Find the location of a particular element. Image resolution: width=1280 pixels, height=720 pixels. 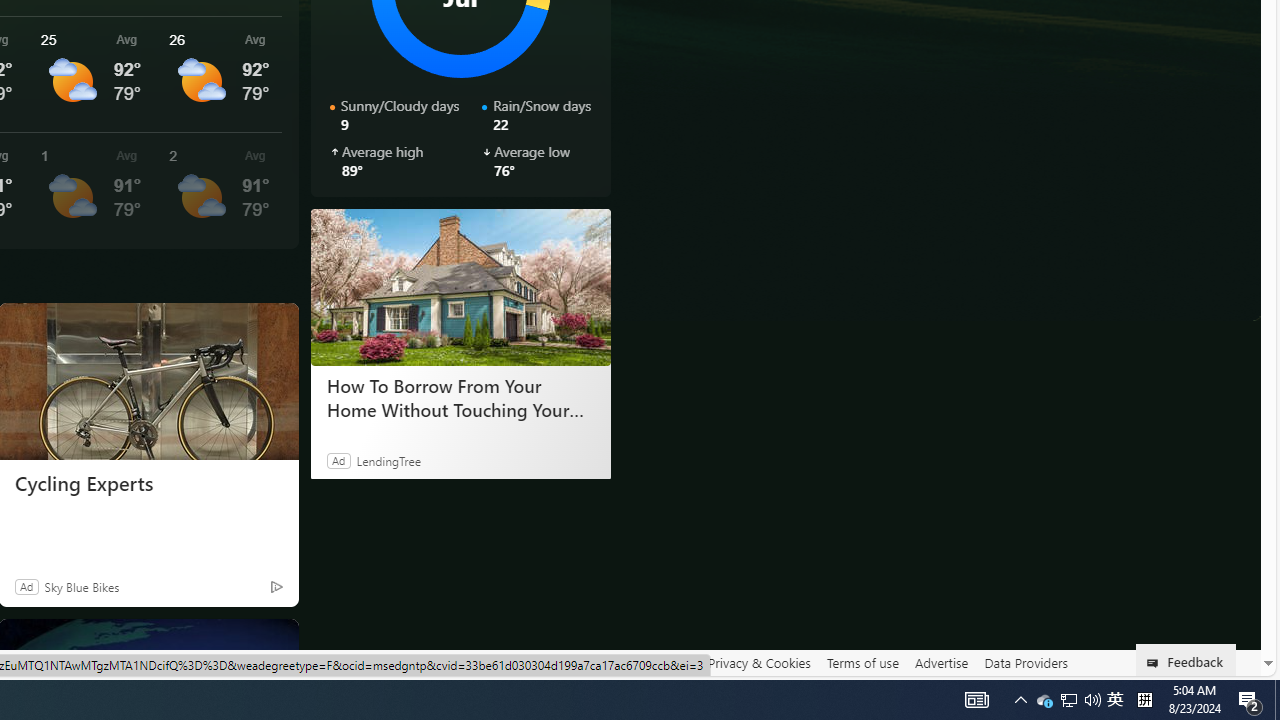

'Advertise' is located at coordinates (940, 662).